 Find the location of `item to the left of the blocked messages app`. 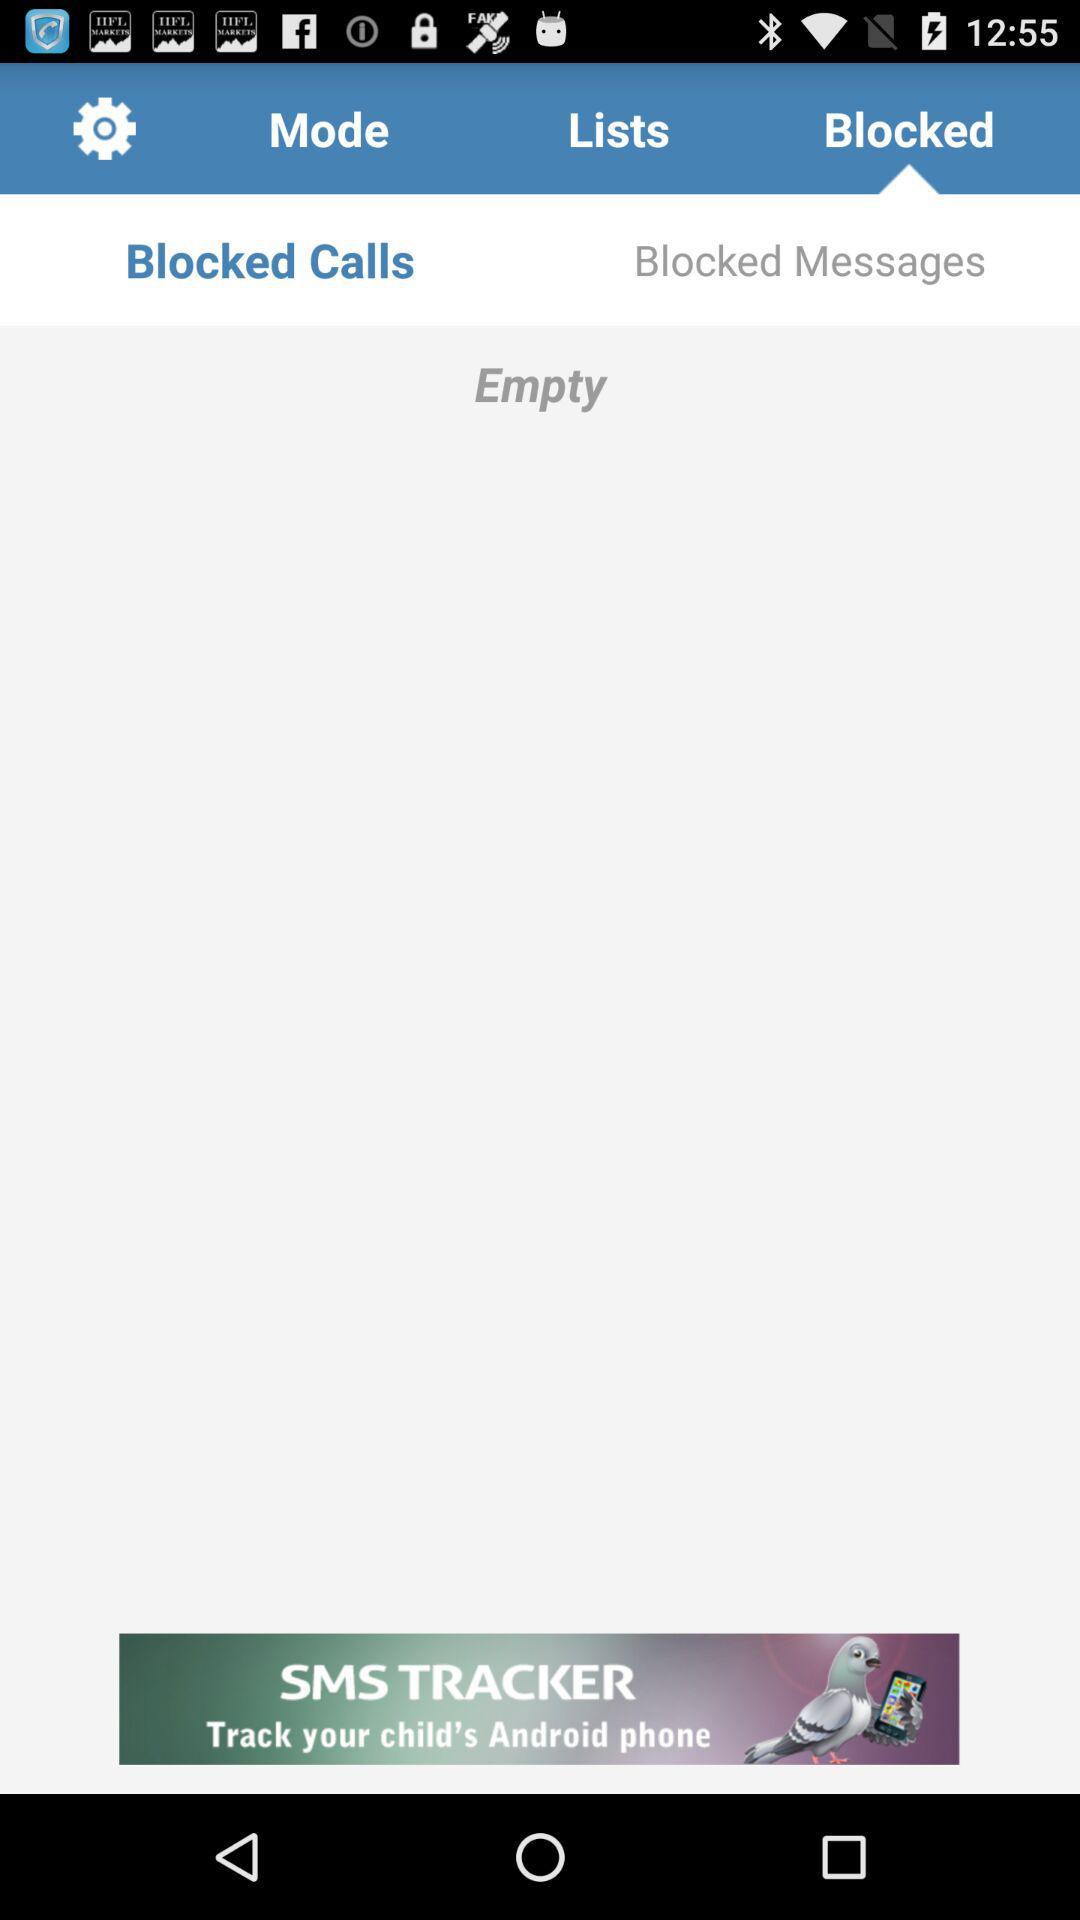

item to the left of the blocked messages app is located at coordinates (270, 258).